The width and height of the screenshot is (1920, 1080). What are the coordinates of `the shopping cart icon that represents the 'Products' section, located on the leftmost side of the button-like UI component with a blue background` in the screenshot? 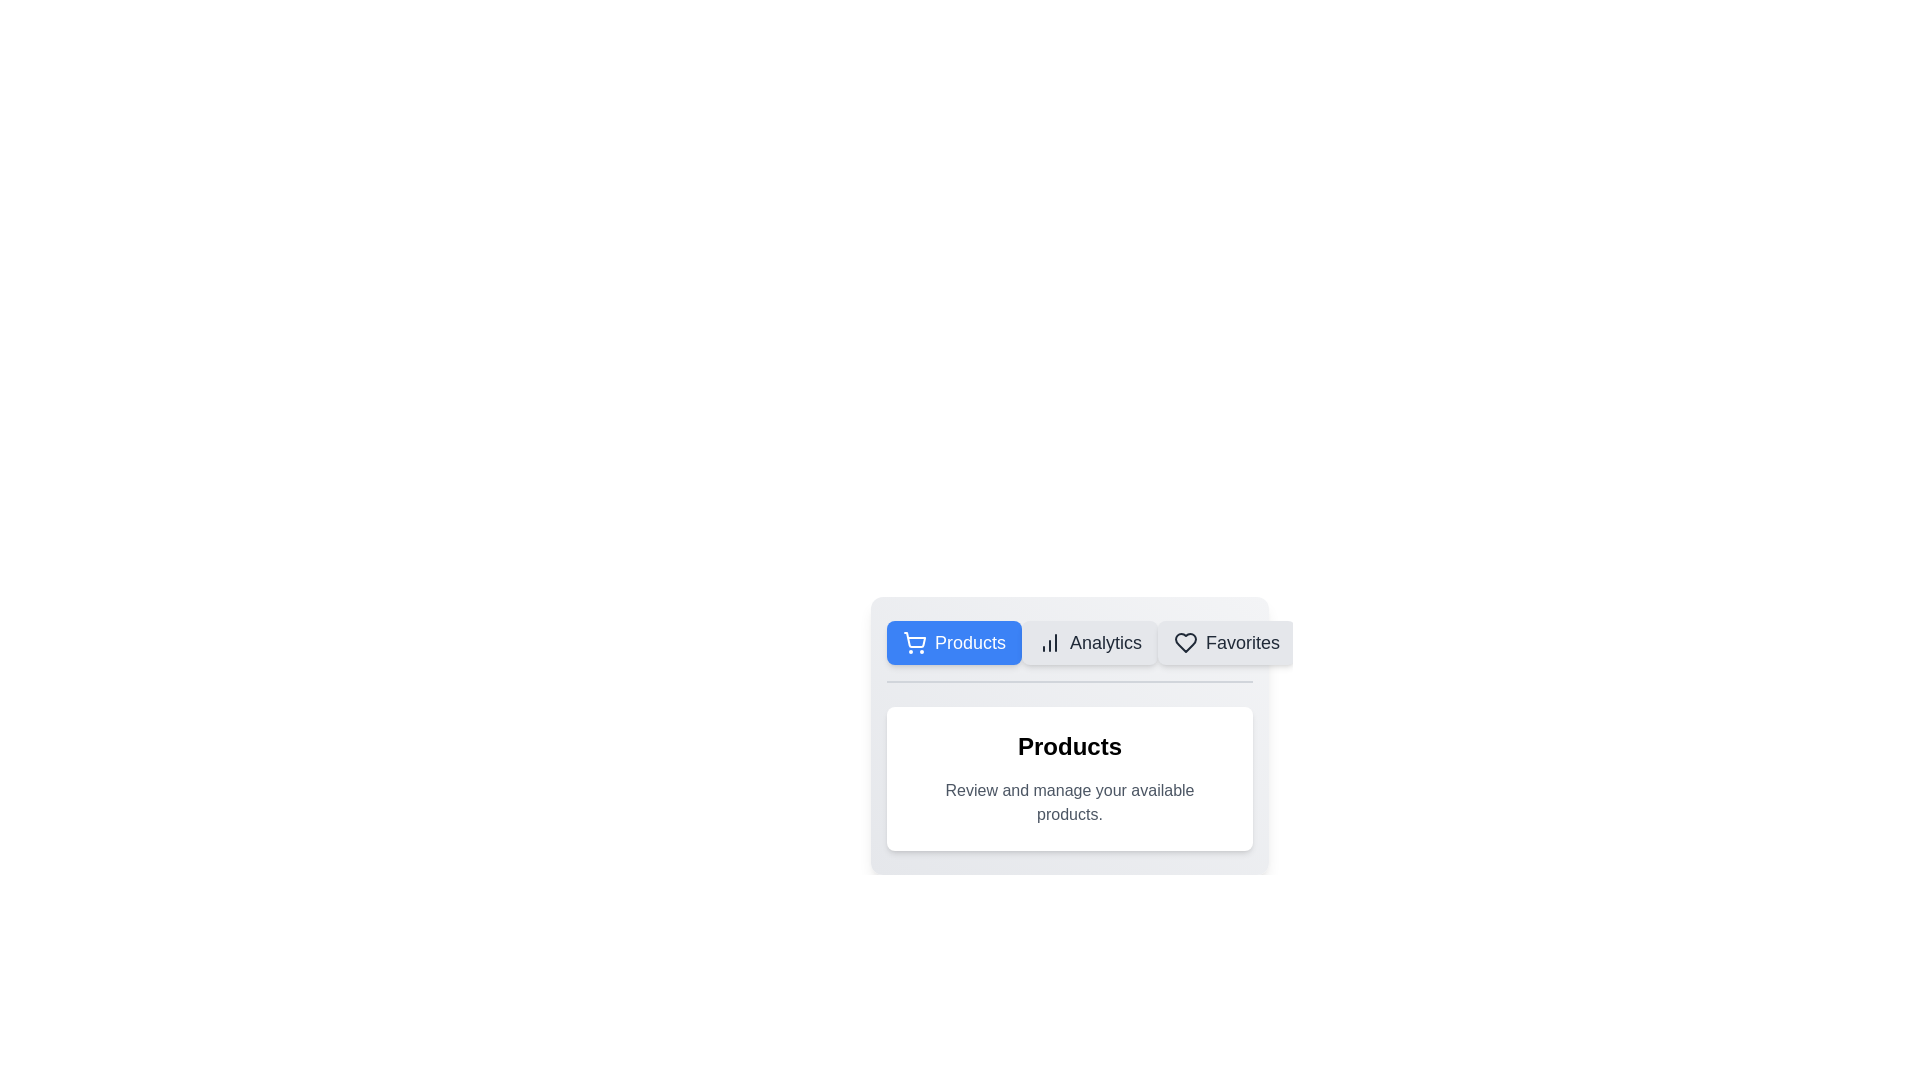 It's located at (914, 643).